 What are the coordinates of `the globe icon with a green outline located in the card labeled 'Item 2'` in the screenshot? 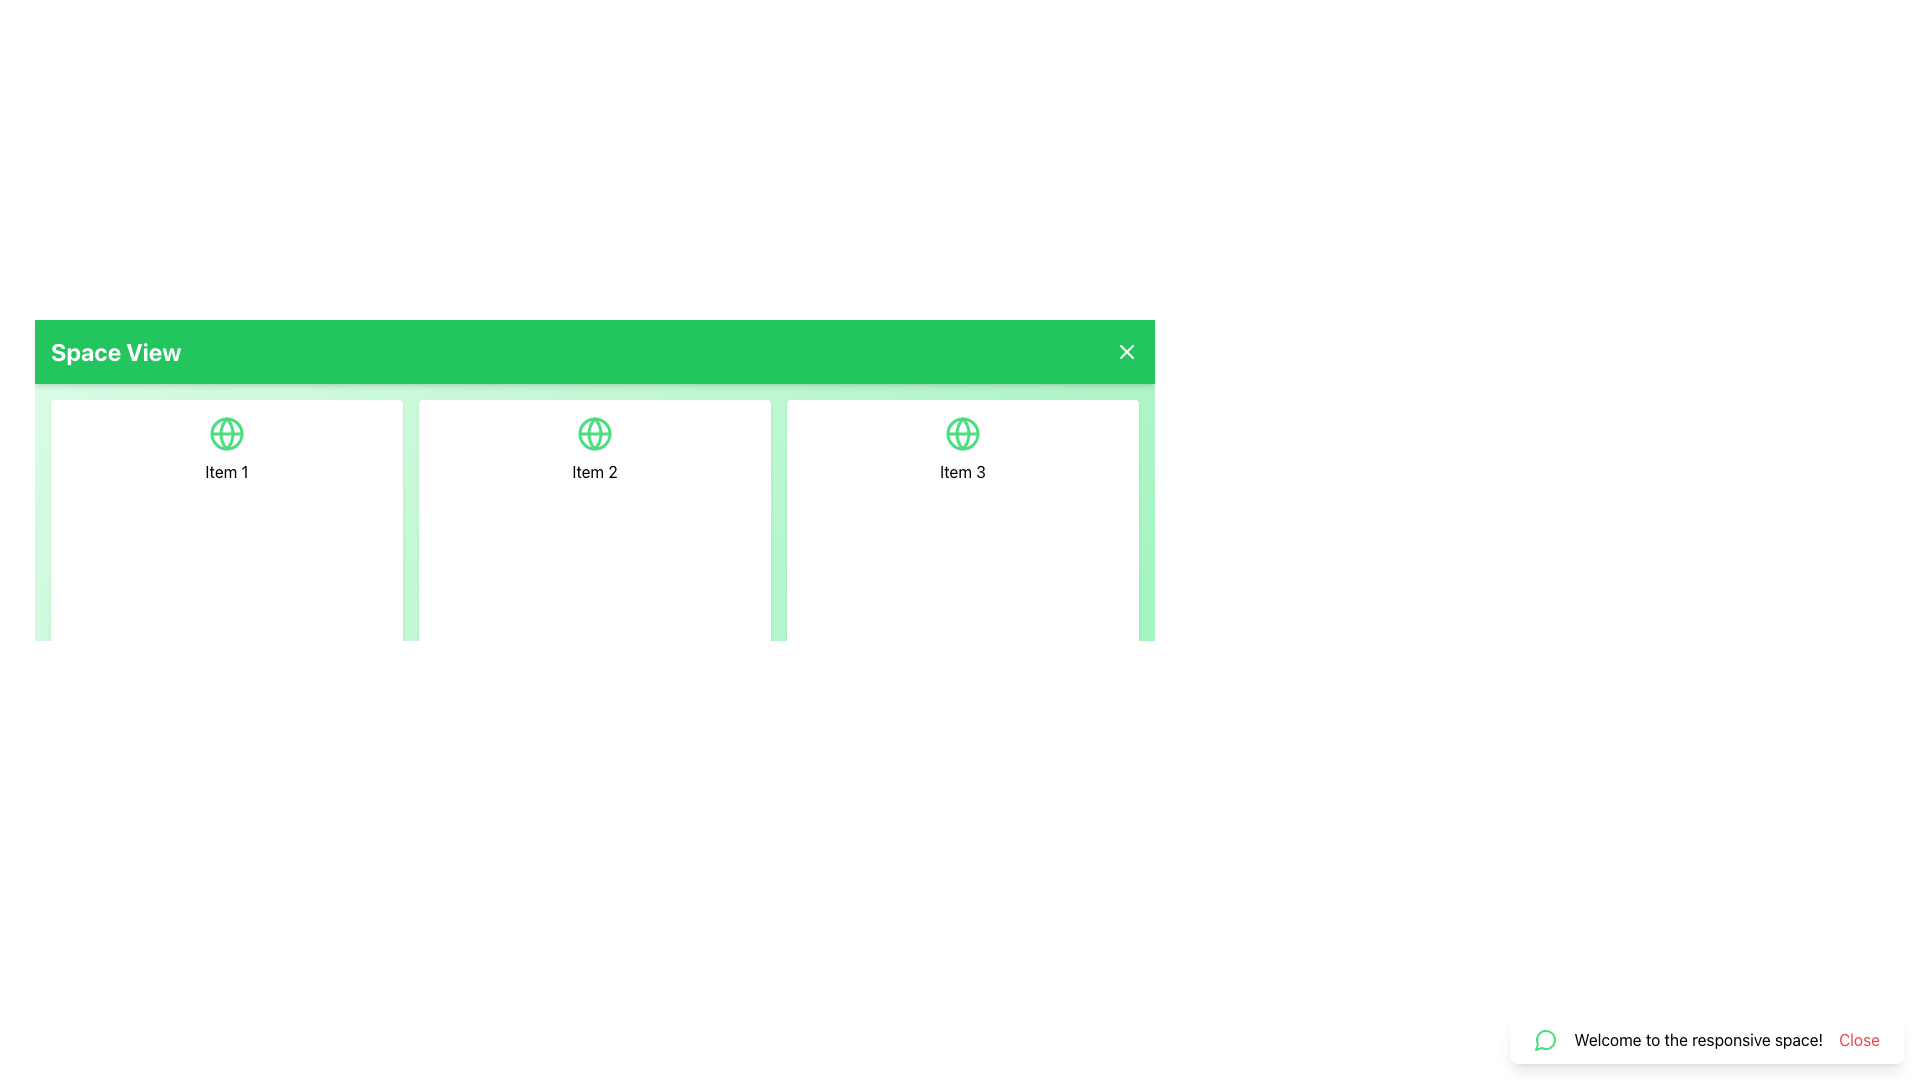 It's located at (594, 433).